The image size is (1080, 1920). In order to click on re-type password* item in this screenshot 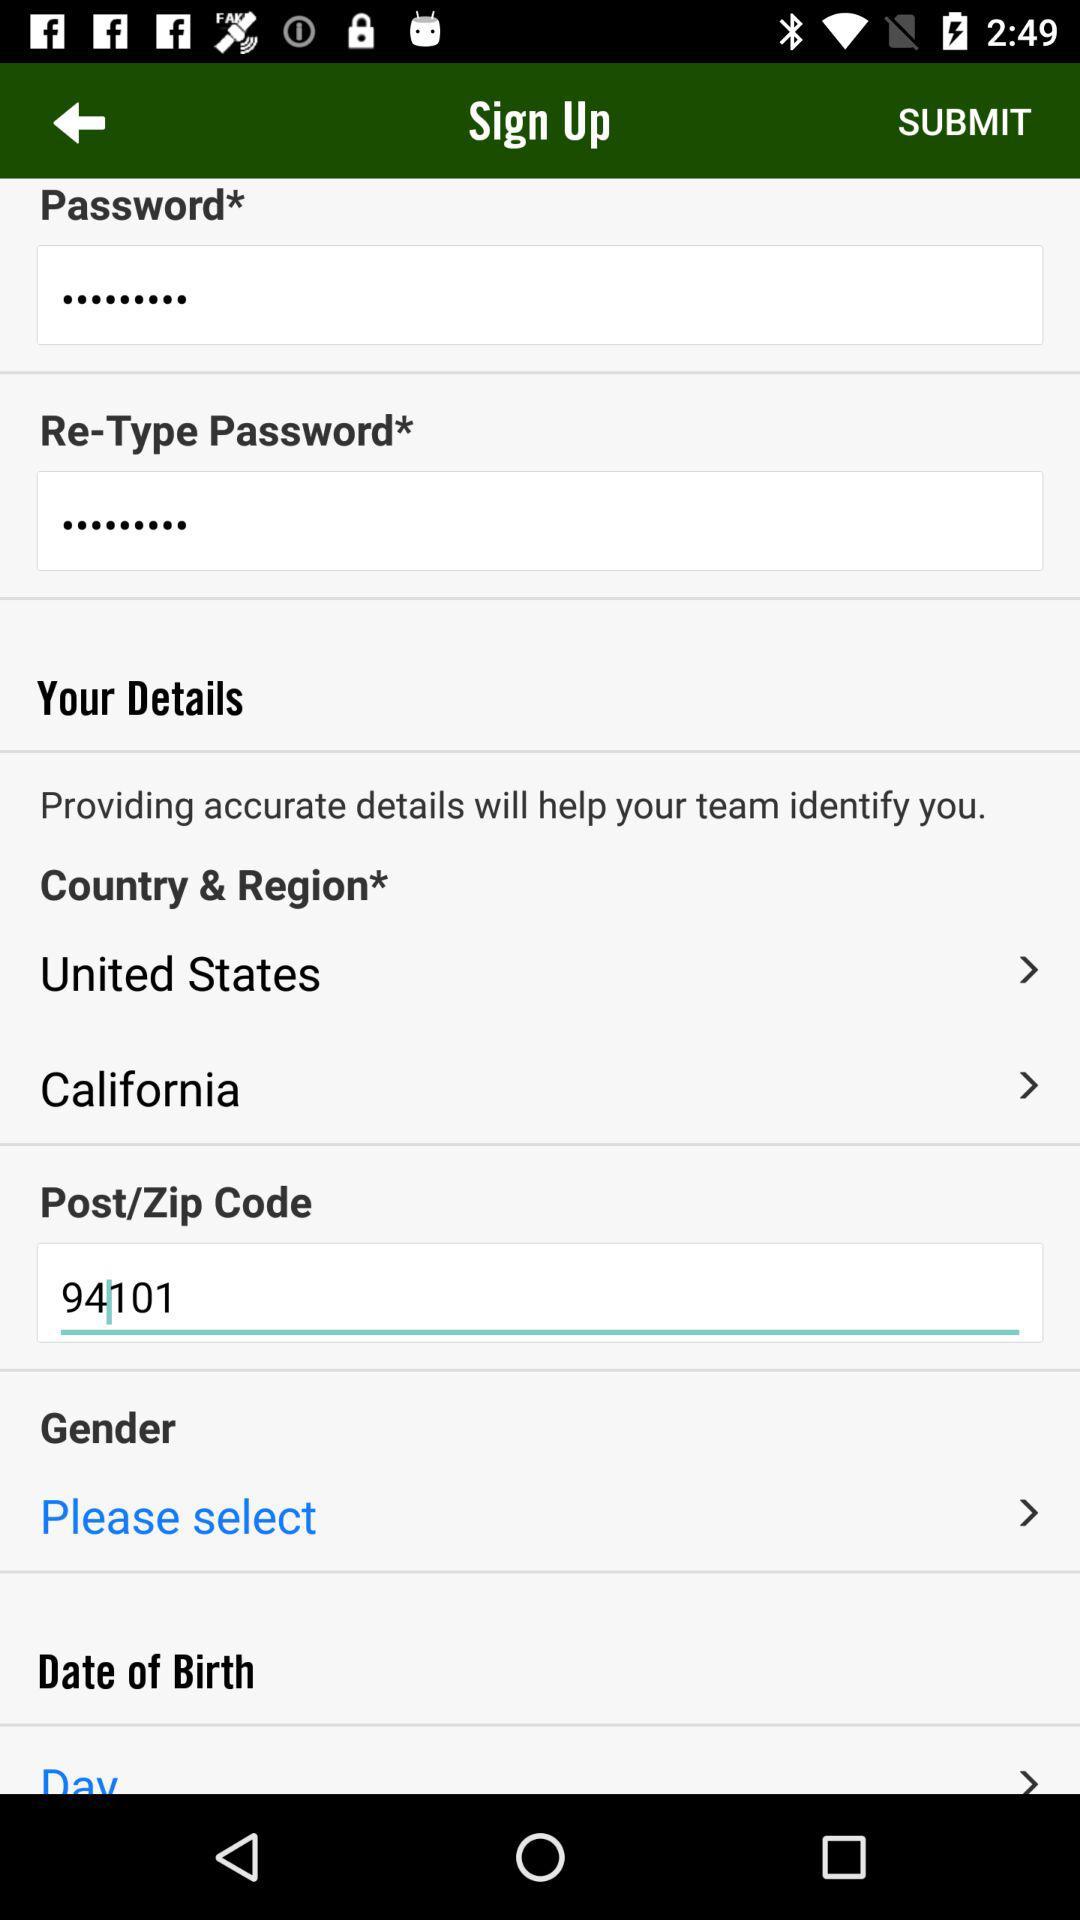, I will do `click(540, 427)`.